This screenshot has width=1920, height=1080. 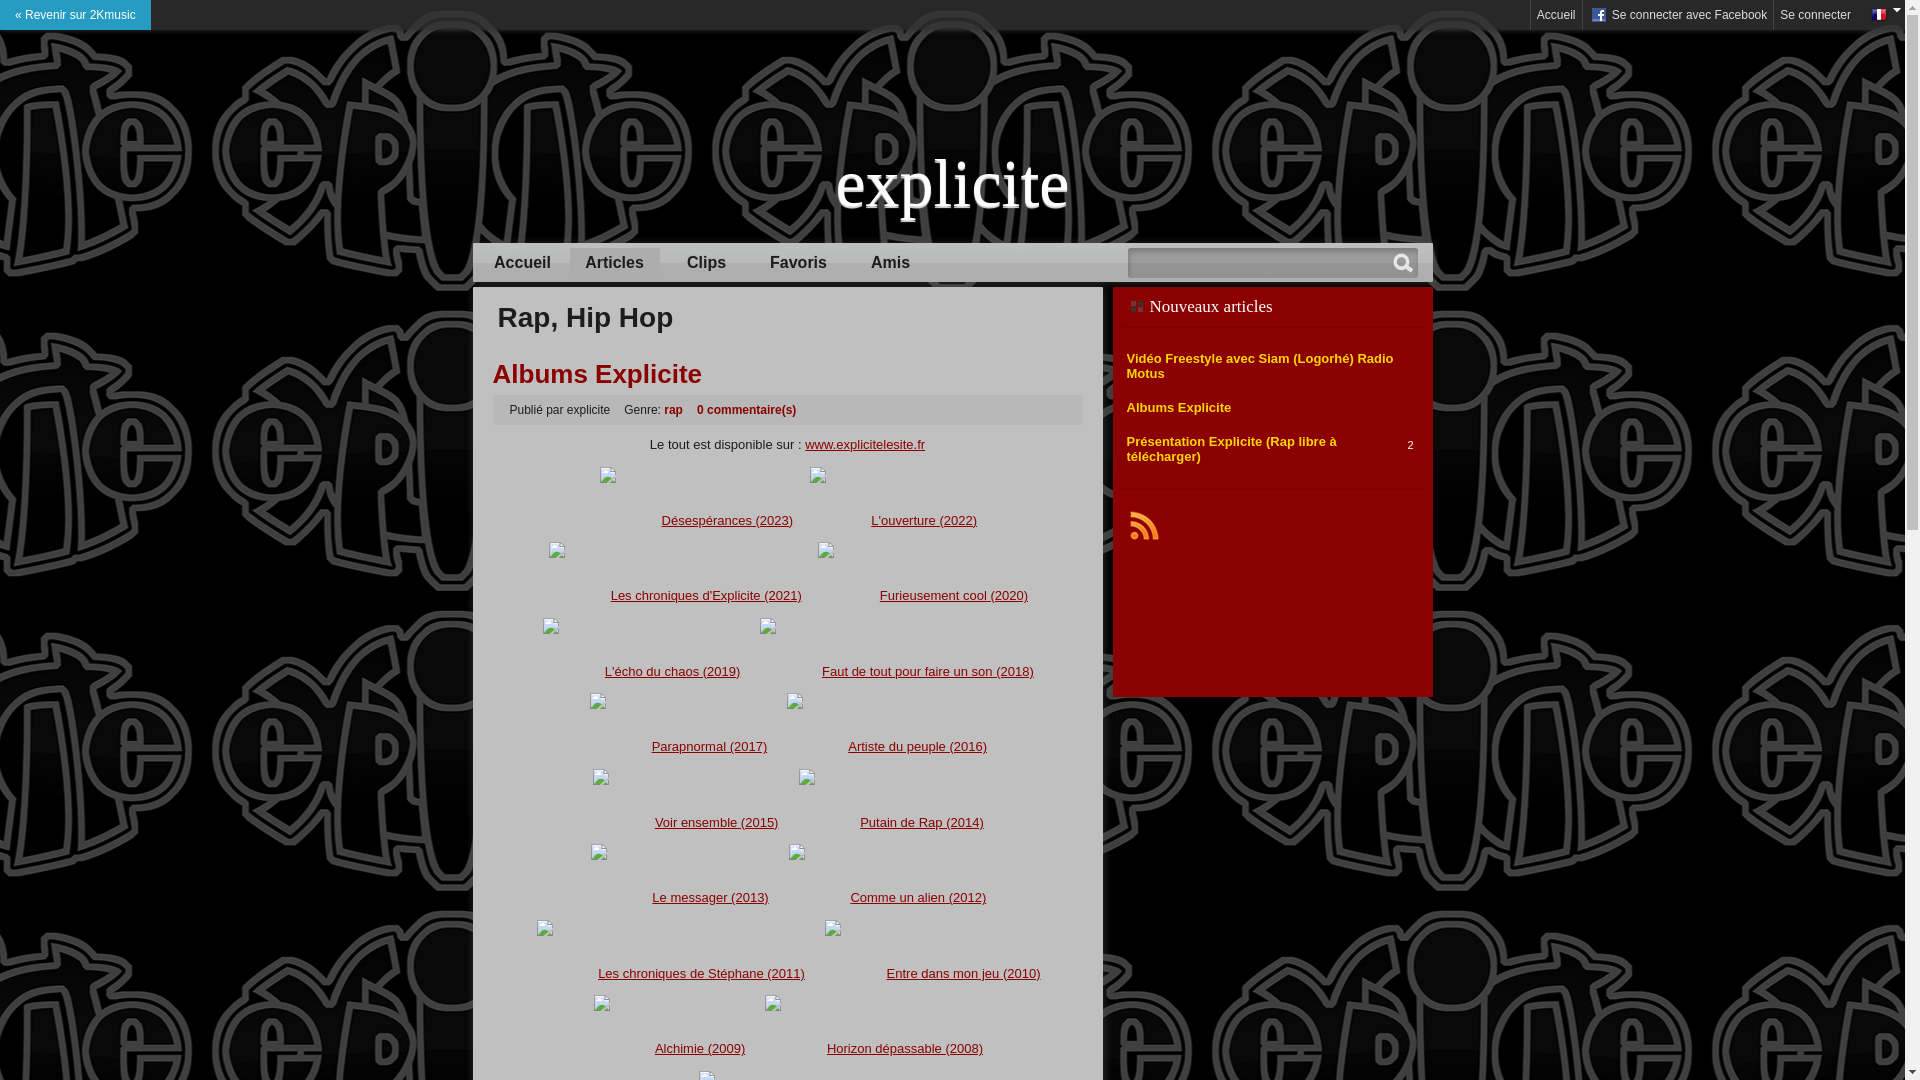 What do you see at coordinates (1178, 406) in the screenshot?
I see `'Albums Explicite'` at bounding box center [1178, 406].